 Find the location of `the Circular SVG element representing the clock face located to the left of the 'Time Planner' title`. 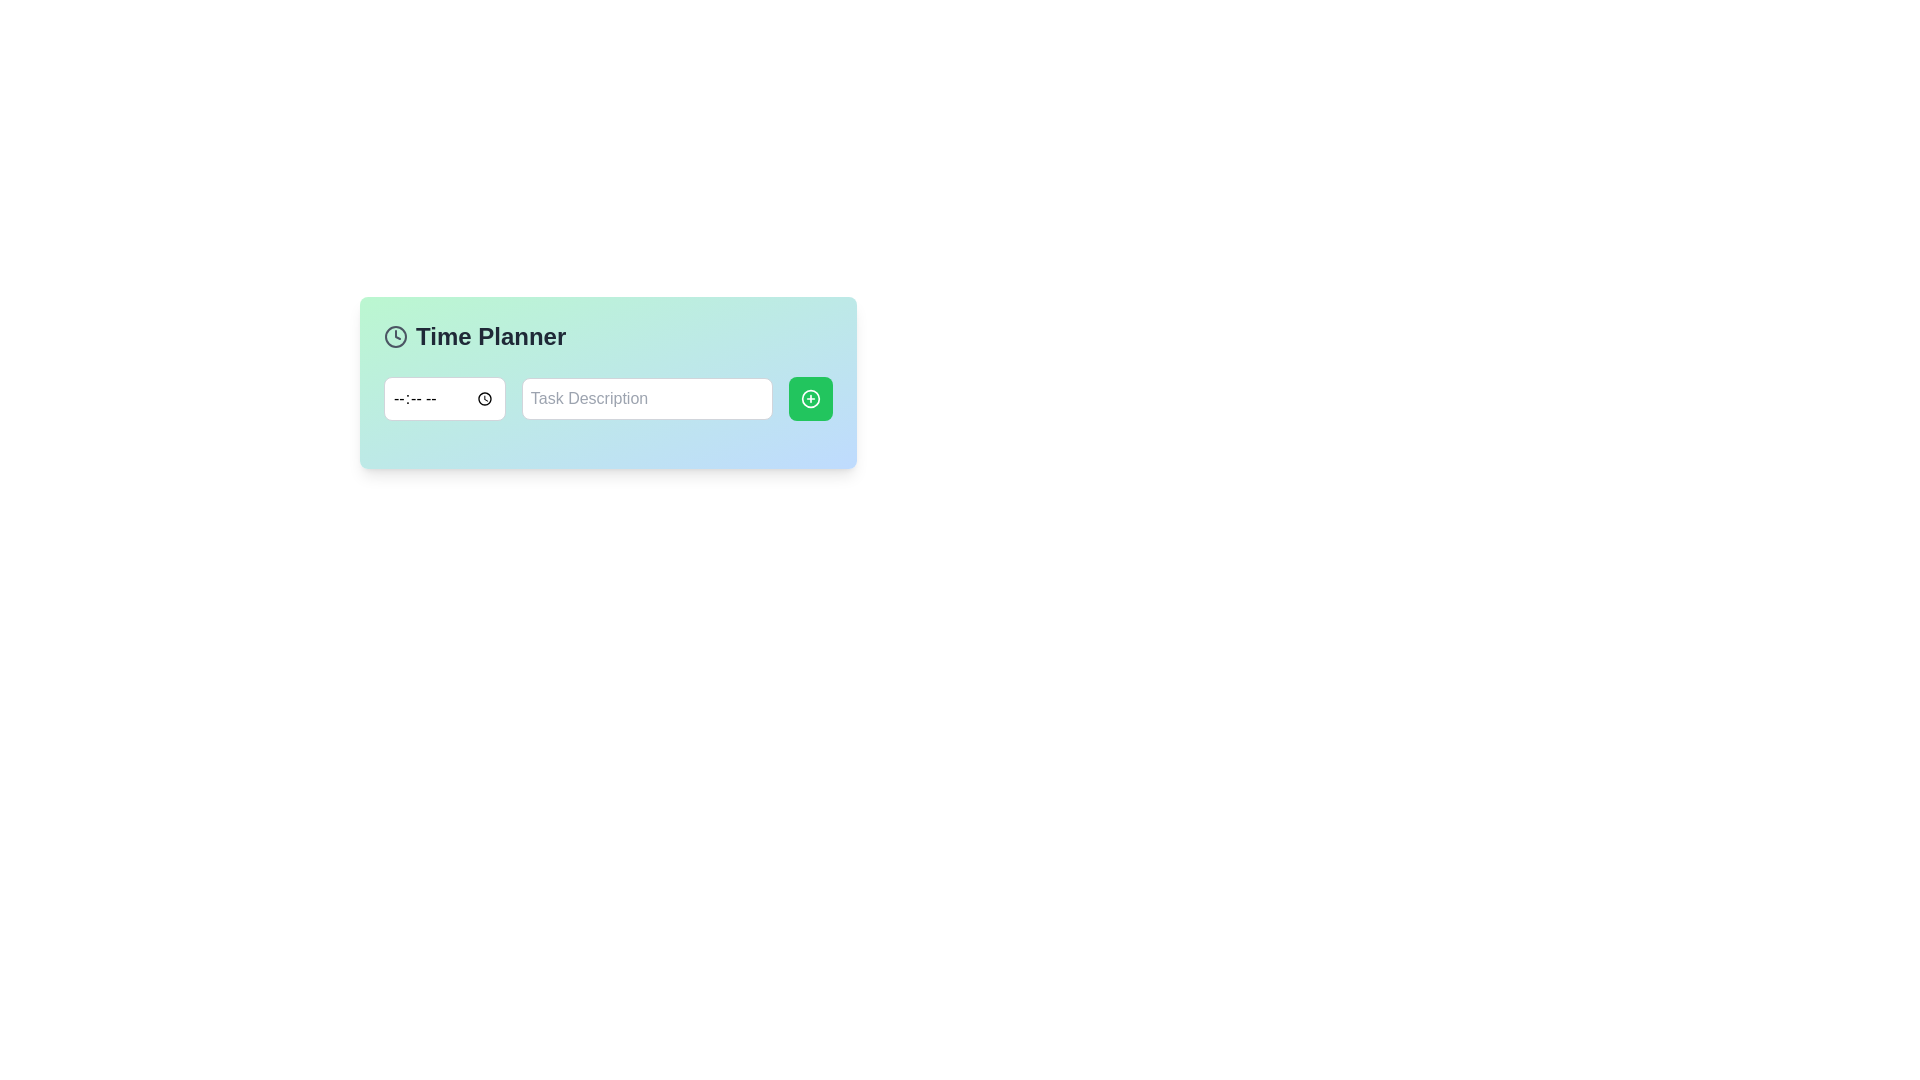

the Circular SVG element representing the clock face located to the left of the 'Time Planner' title is located at coordinates (395, 335).